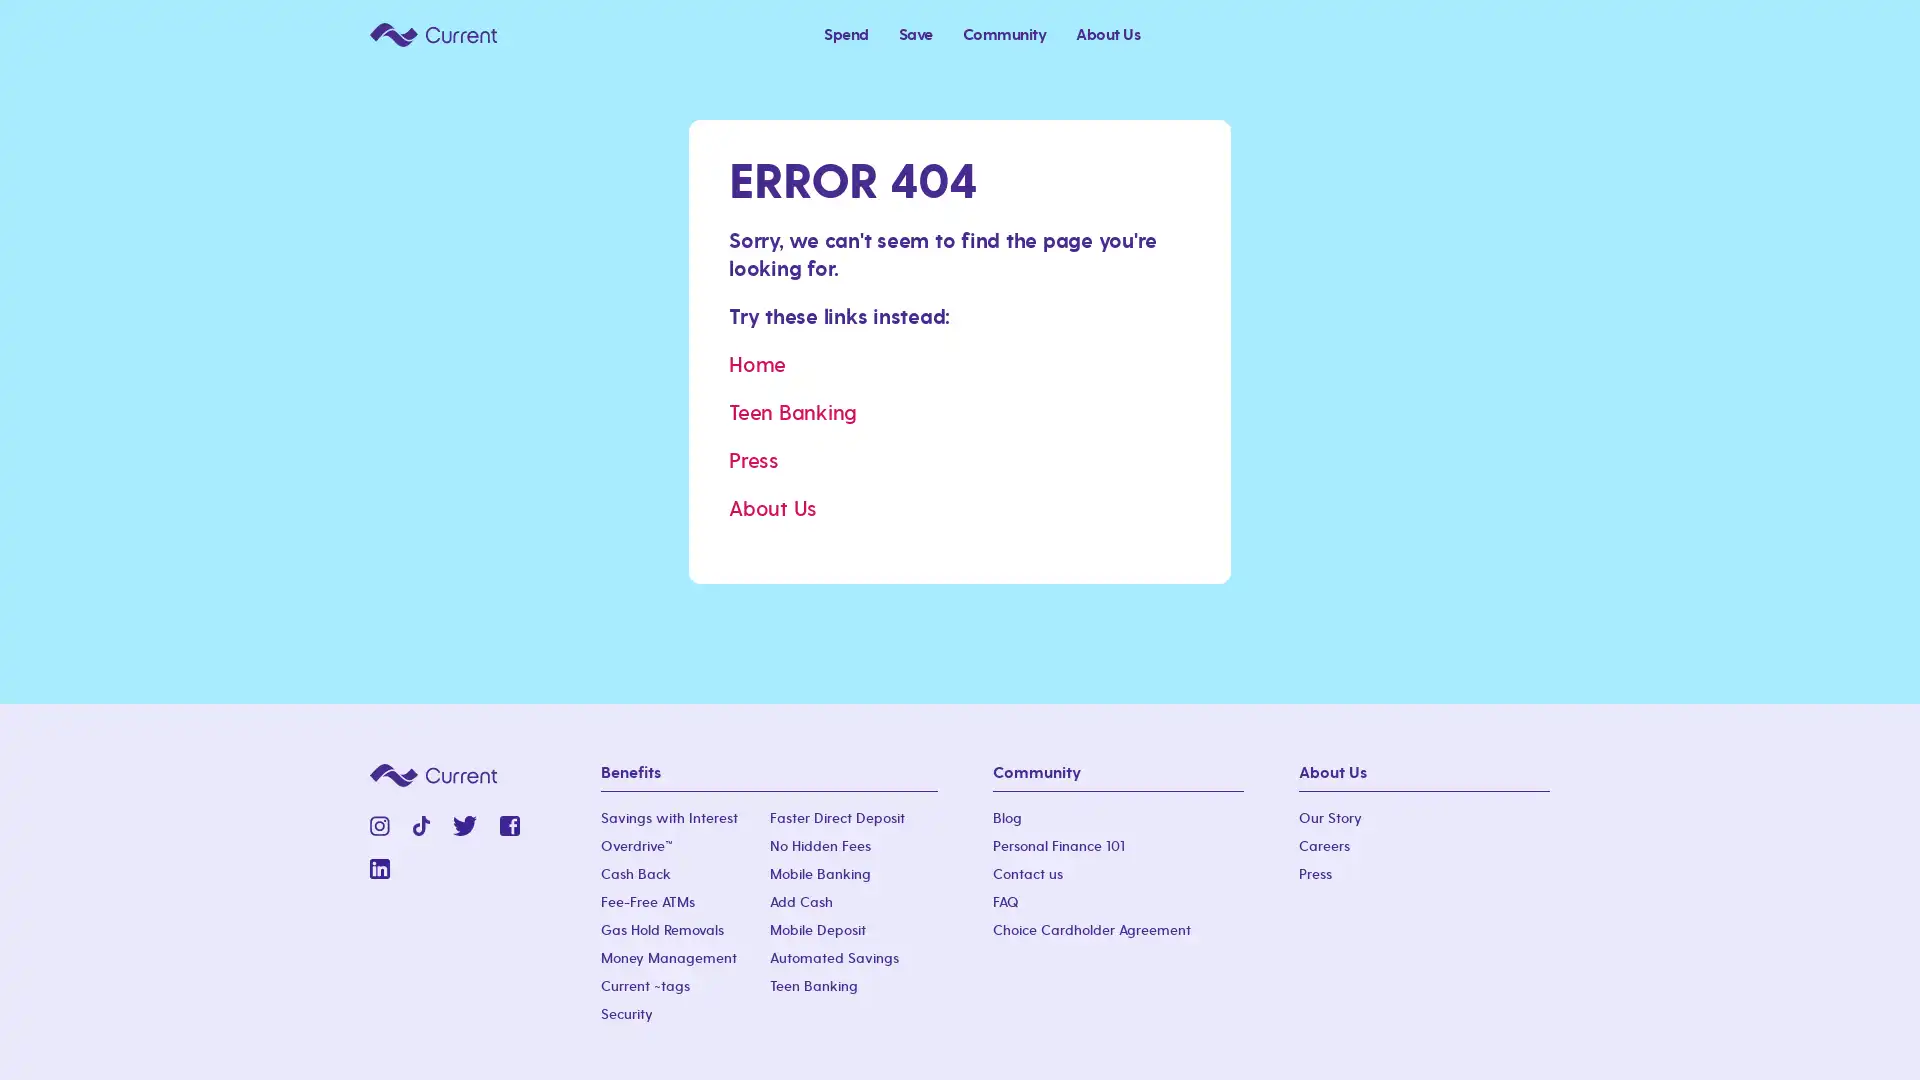 This screenshot has height=1080, width=1920. Describe the element at coordinates (645, 986) in the screenshot. I see `Current ~tags` at that location.